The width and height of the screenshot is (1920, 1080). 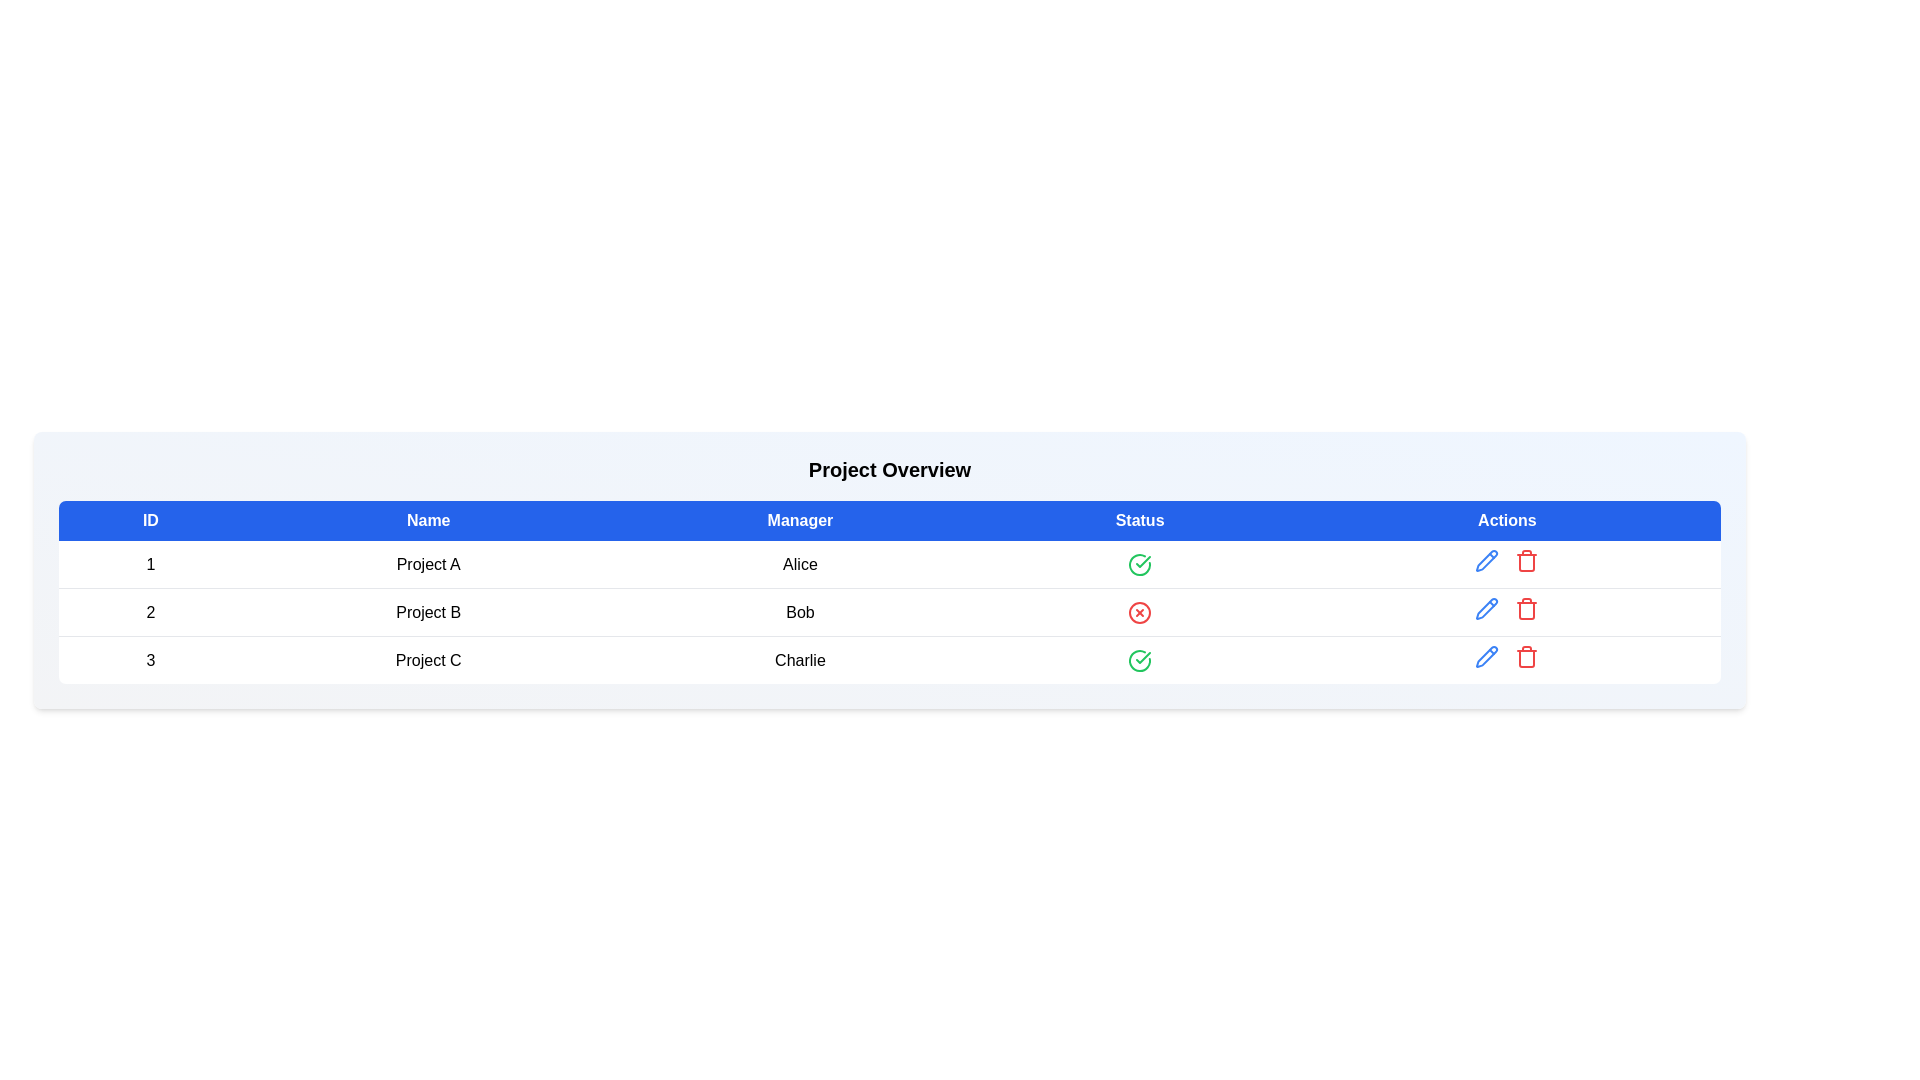 What do you see at coordinates (800, 660) in the screenshot?
I see `text content of the table cell containing the manager name 'Charlie' associated with 'Project C', located in the 'Manager' column of row ID '3'` at bounding box center [800, 660].